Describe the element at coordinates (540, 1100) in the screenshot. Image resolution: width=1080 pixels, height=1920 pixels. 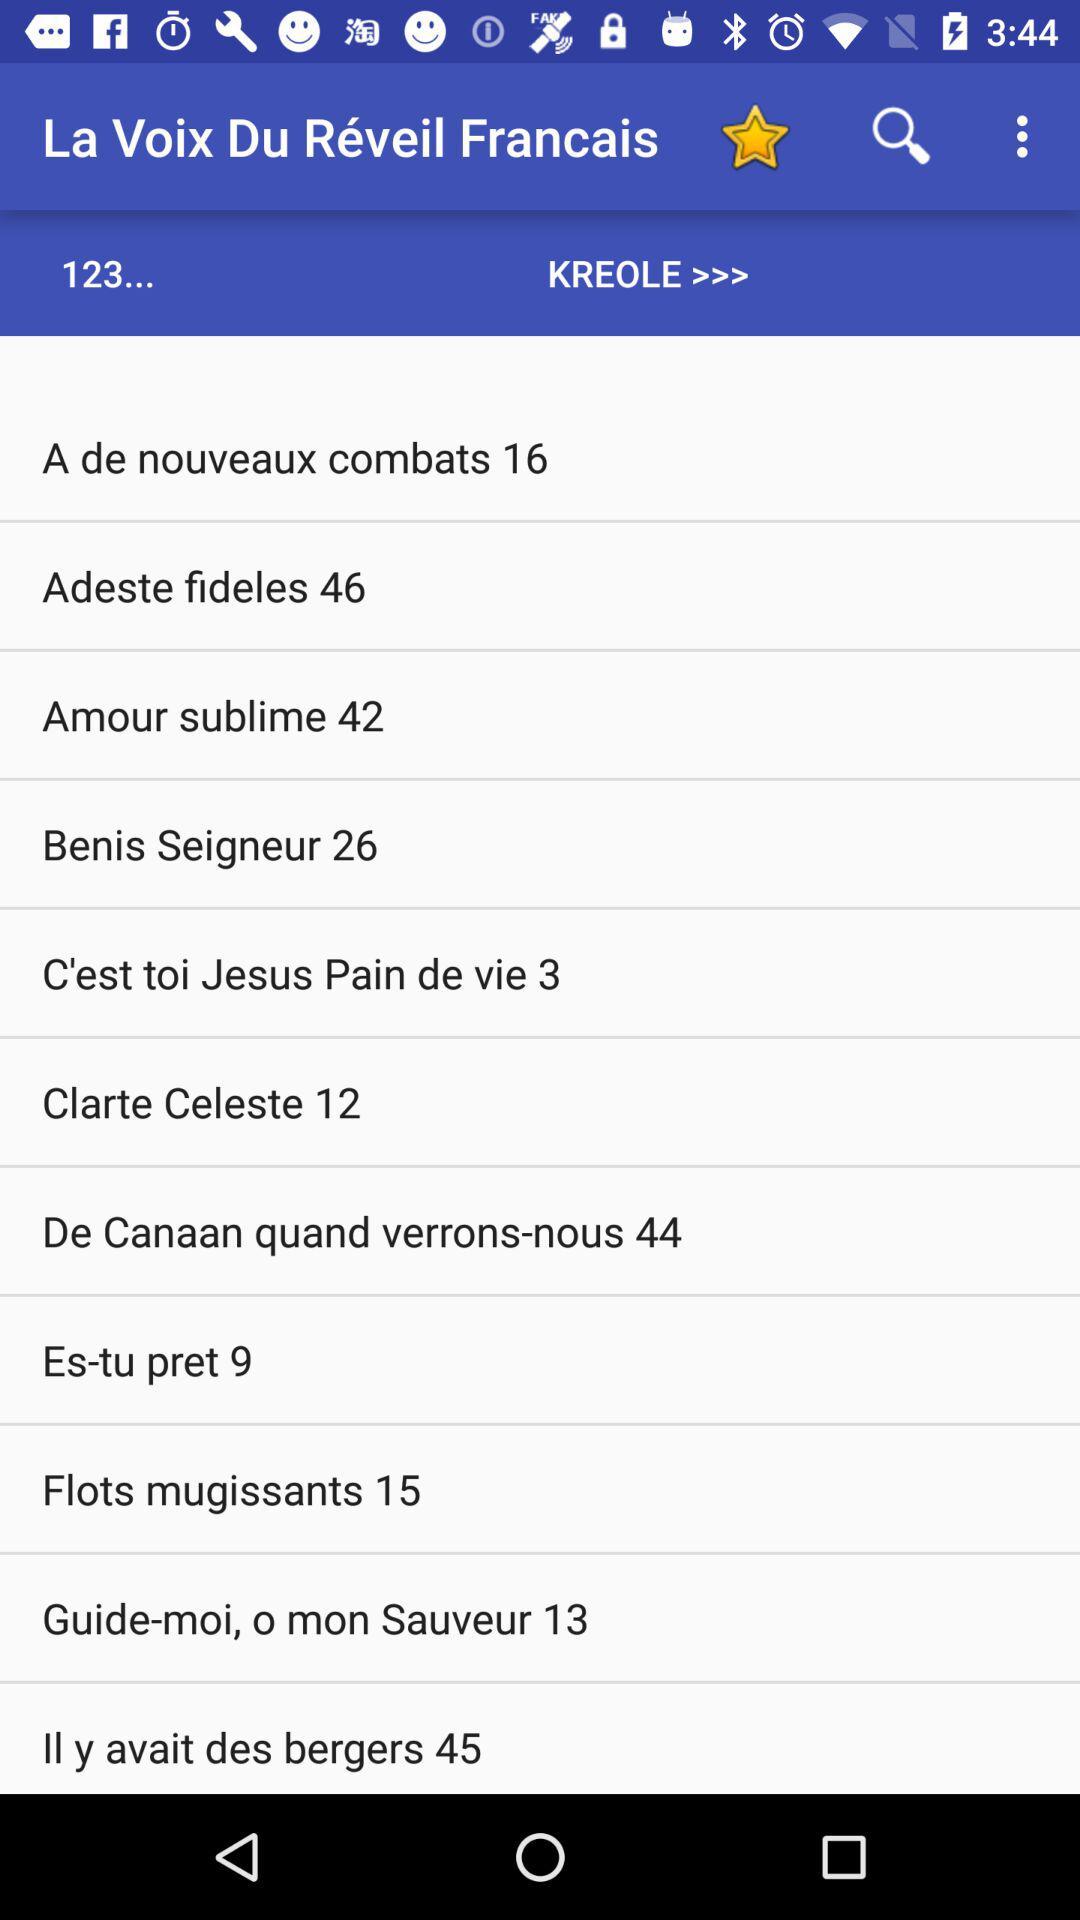
I see `icon above the de canaan quand item` at that location.